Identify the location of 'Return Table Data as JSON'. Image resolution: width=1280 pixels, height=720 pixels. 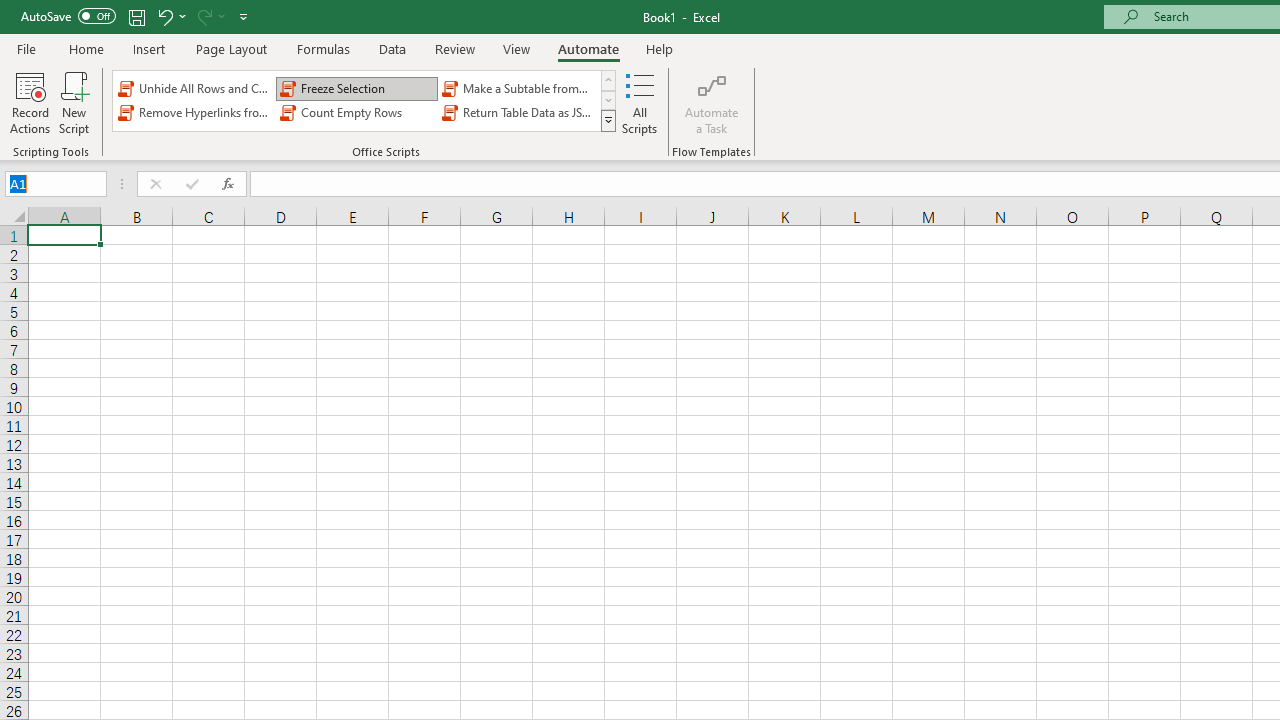
(519, 113).